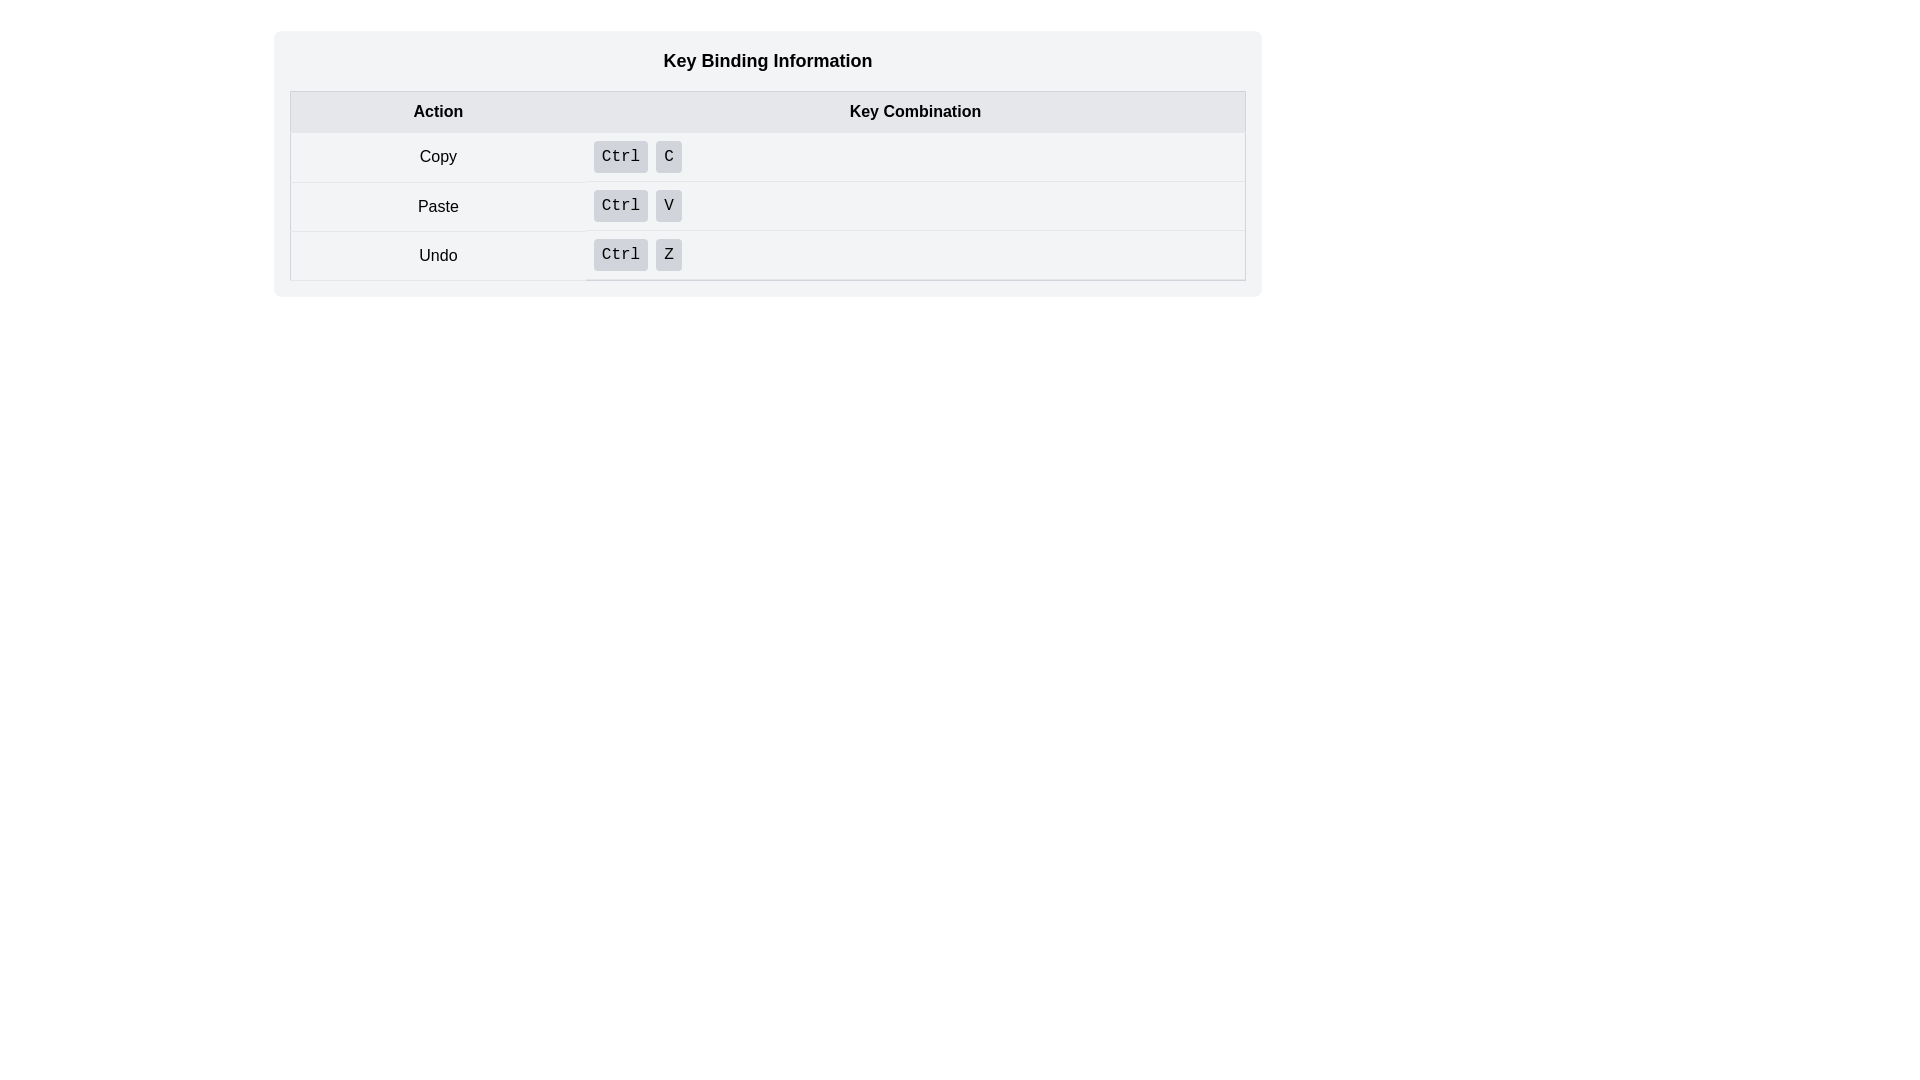  Describe the element at coordinates (437, 254) in the screenshot. I see `the 'Undo' text label which is styled with a black font on a light gray background, located in the third row of the table under the 'Action' column` at that location.